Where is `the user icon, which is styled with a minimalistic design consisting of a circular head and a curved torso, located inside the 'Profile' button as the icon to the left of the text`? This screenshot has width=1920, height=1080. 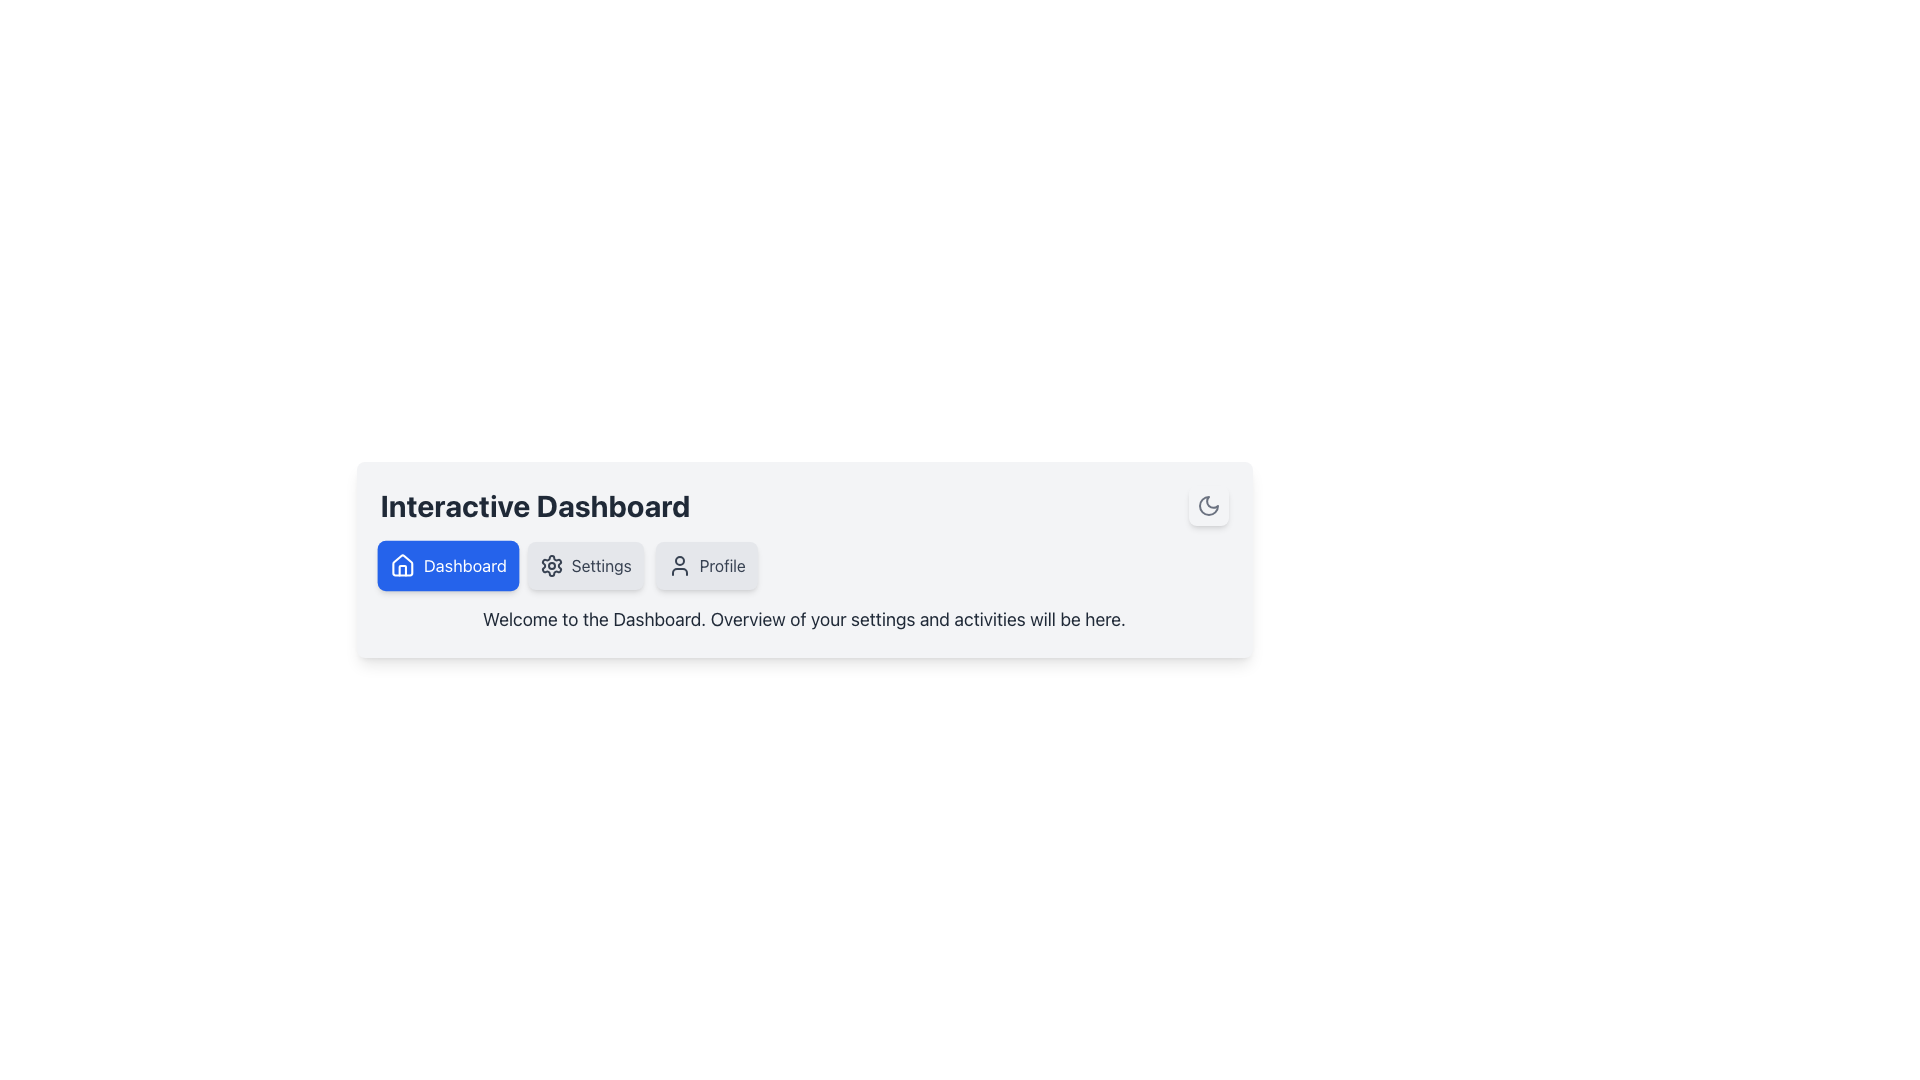 the user icon, which is styled with a minimalistic design consisting of a circular head and a curved torso, located inside the 'Profile' button as the icon to the left of the text is located at coordinates (679, 566).